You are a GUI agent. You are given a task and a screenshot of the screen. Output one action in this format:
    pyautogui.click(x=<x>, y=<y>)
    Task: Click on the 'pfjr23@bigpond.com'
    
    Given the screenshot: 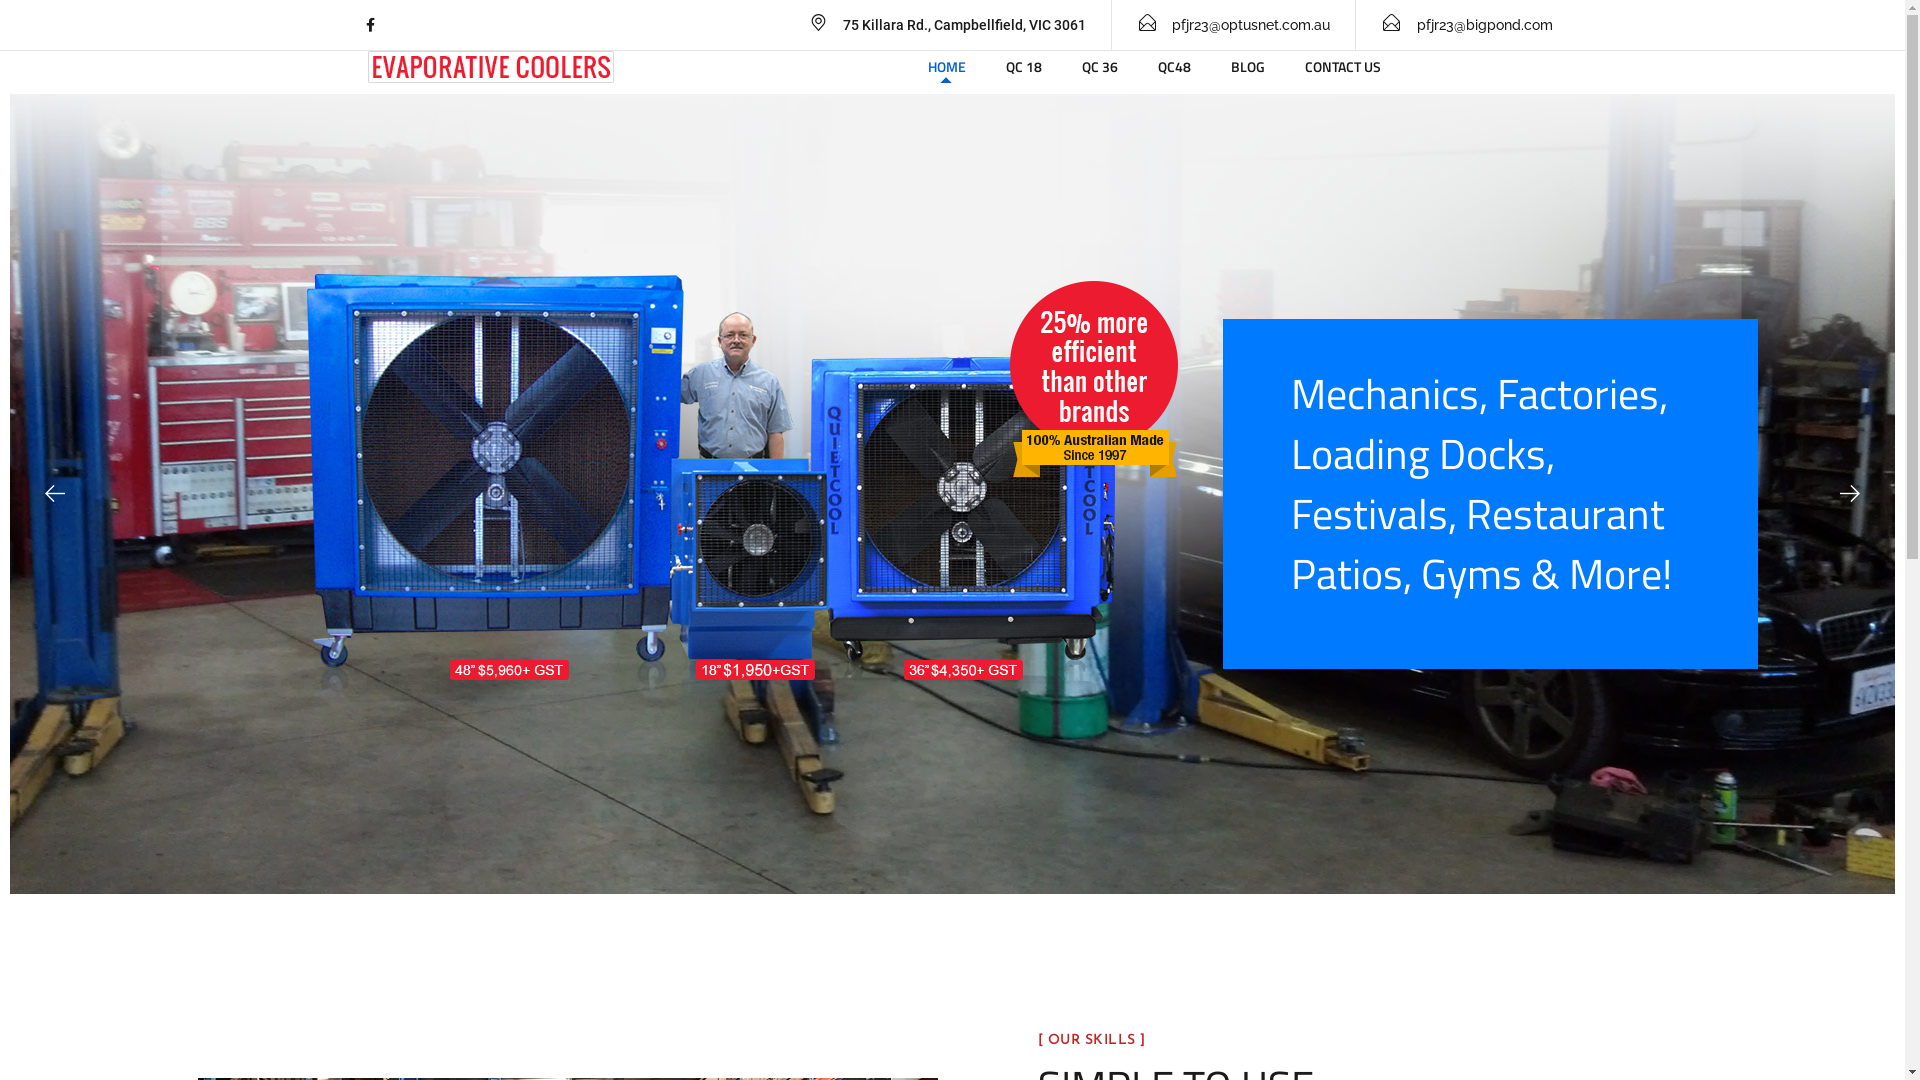 What is the action you would take?
    pyautogui.click(x=1466, y=24)
    